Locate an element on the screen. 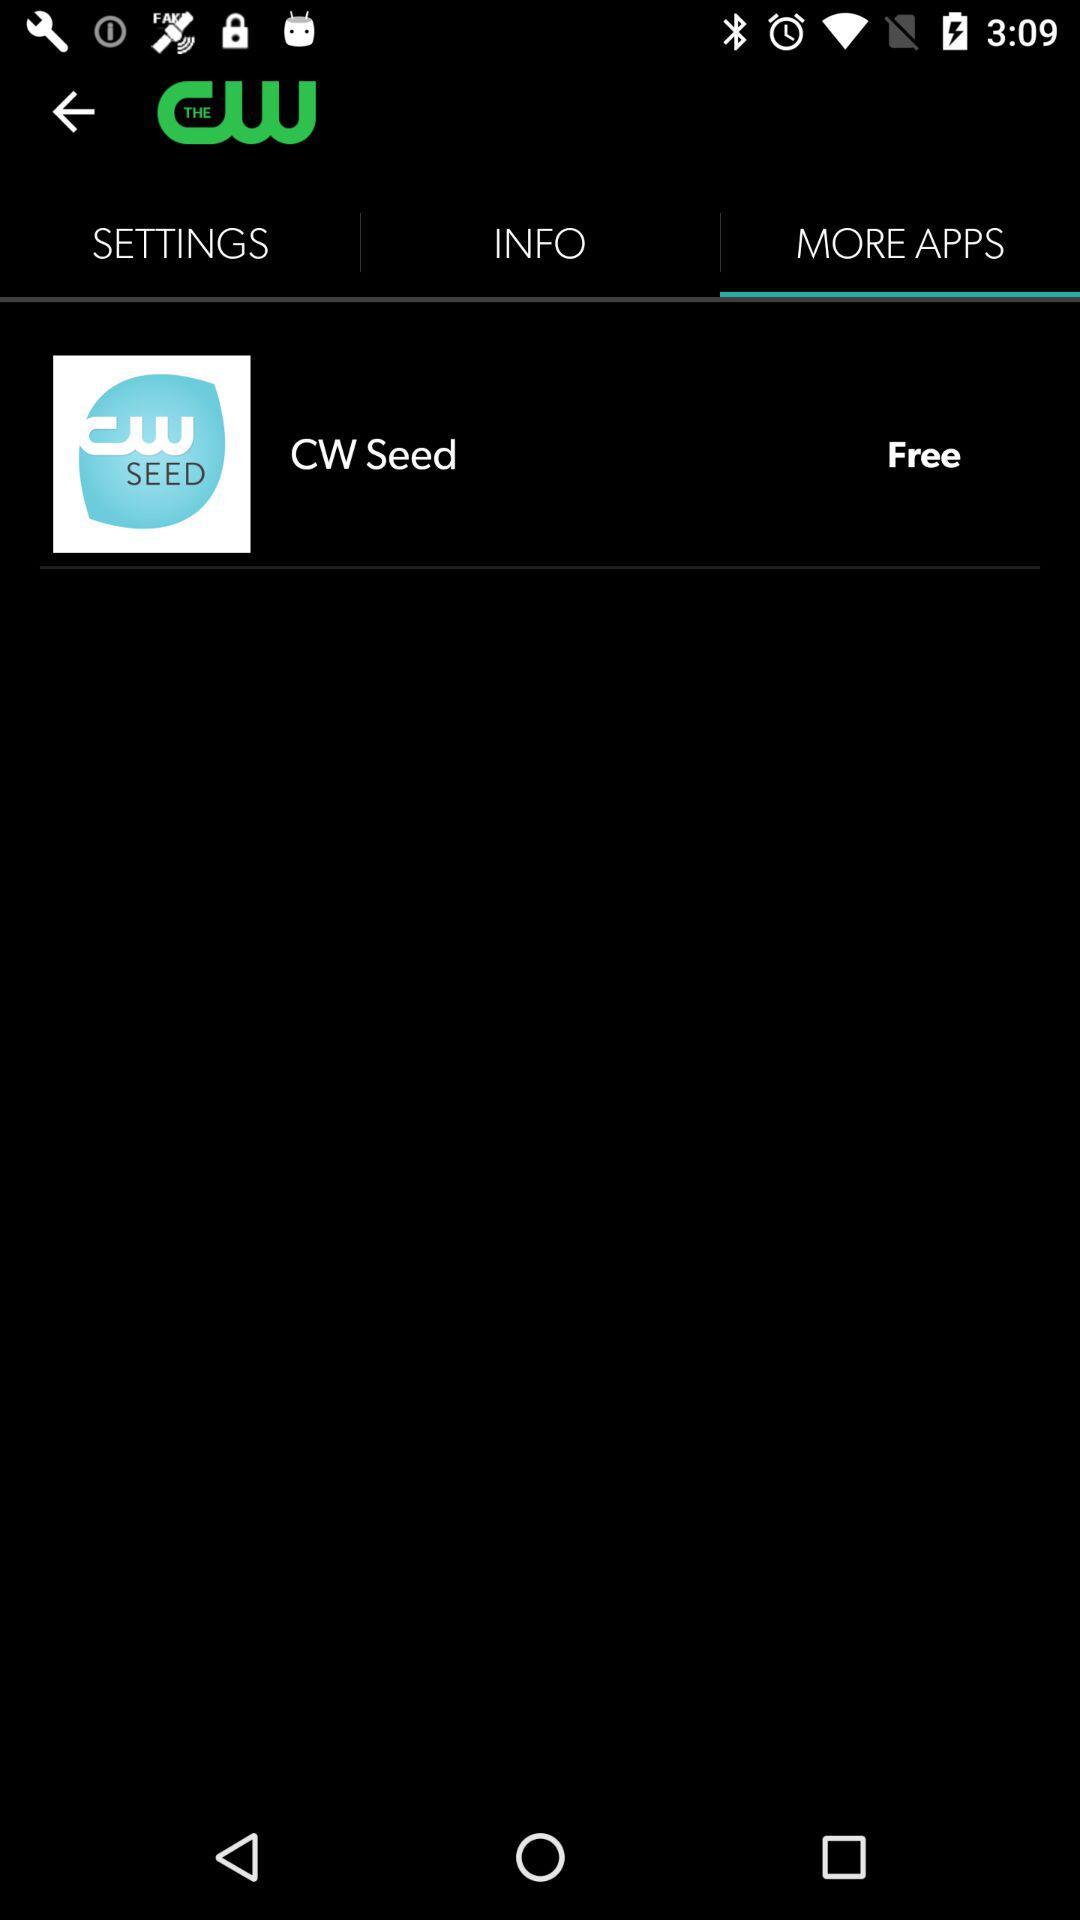 The width and height of the screenshot is (1080, 1920). the icon to the right of the settings icon is located at coordinates (540, 242).